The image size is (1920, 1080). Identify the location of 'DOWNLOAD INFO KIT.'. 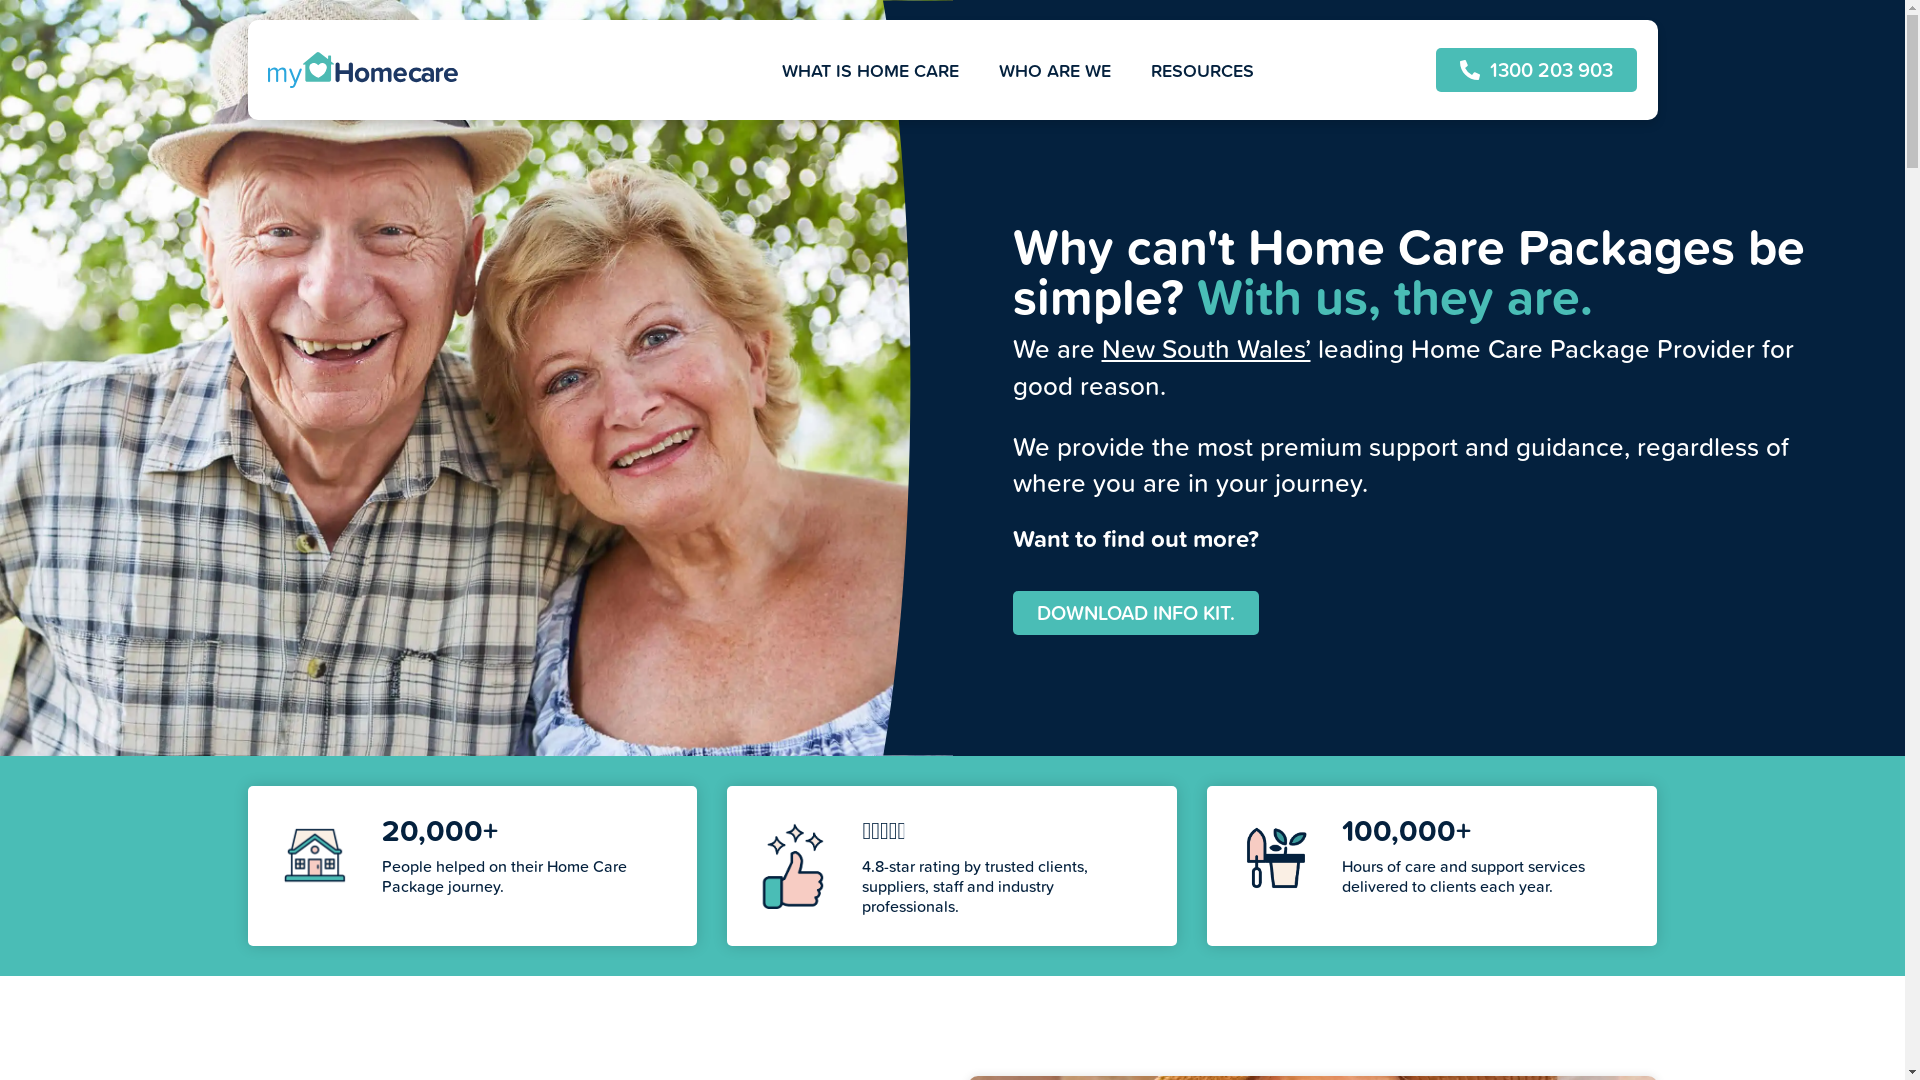
(1012, 612).